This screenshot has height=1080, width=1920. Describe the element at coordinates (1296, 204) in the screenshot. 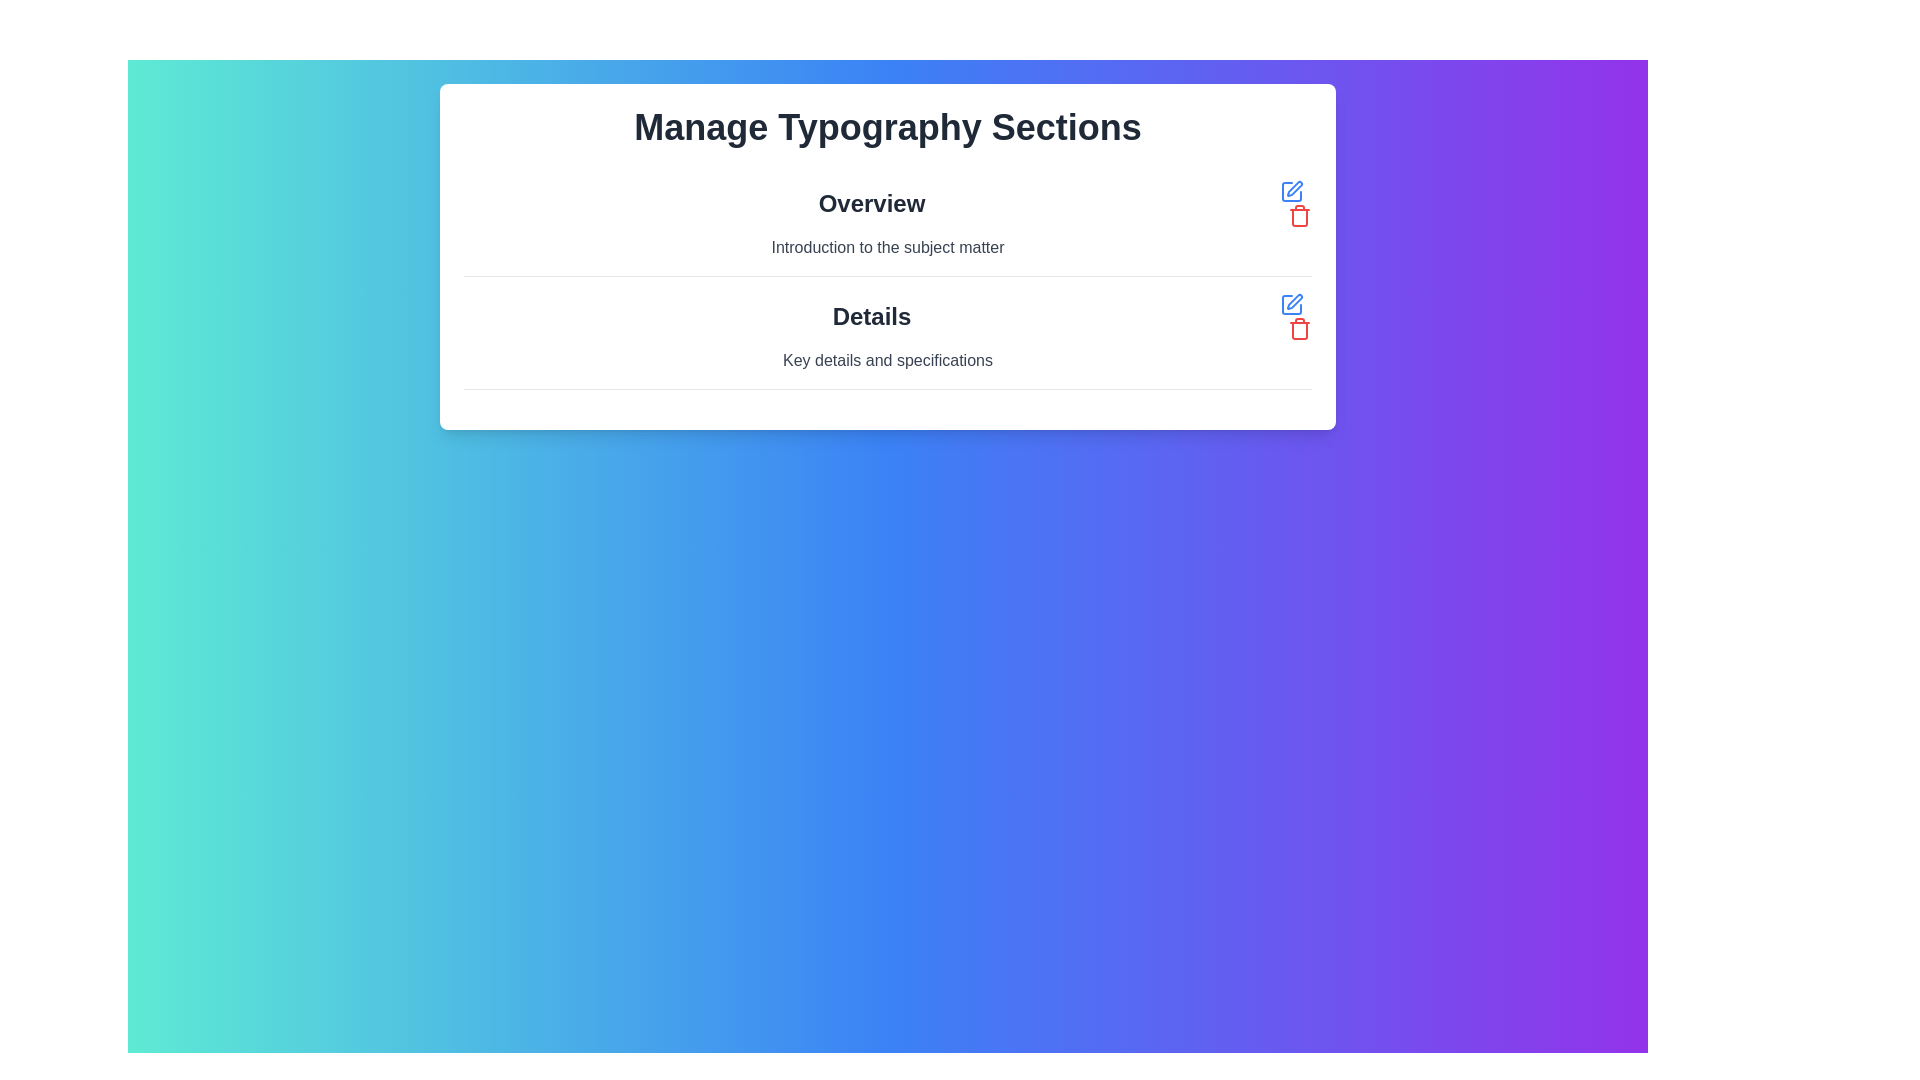

I see `the blue pencil icon at the top of the composite UI element consisting of edit and delete buttons to initiate an edit action` at that location.